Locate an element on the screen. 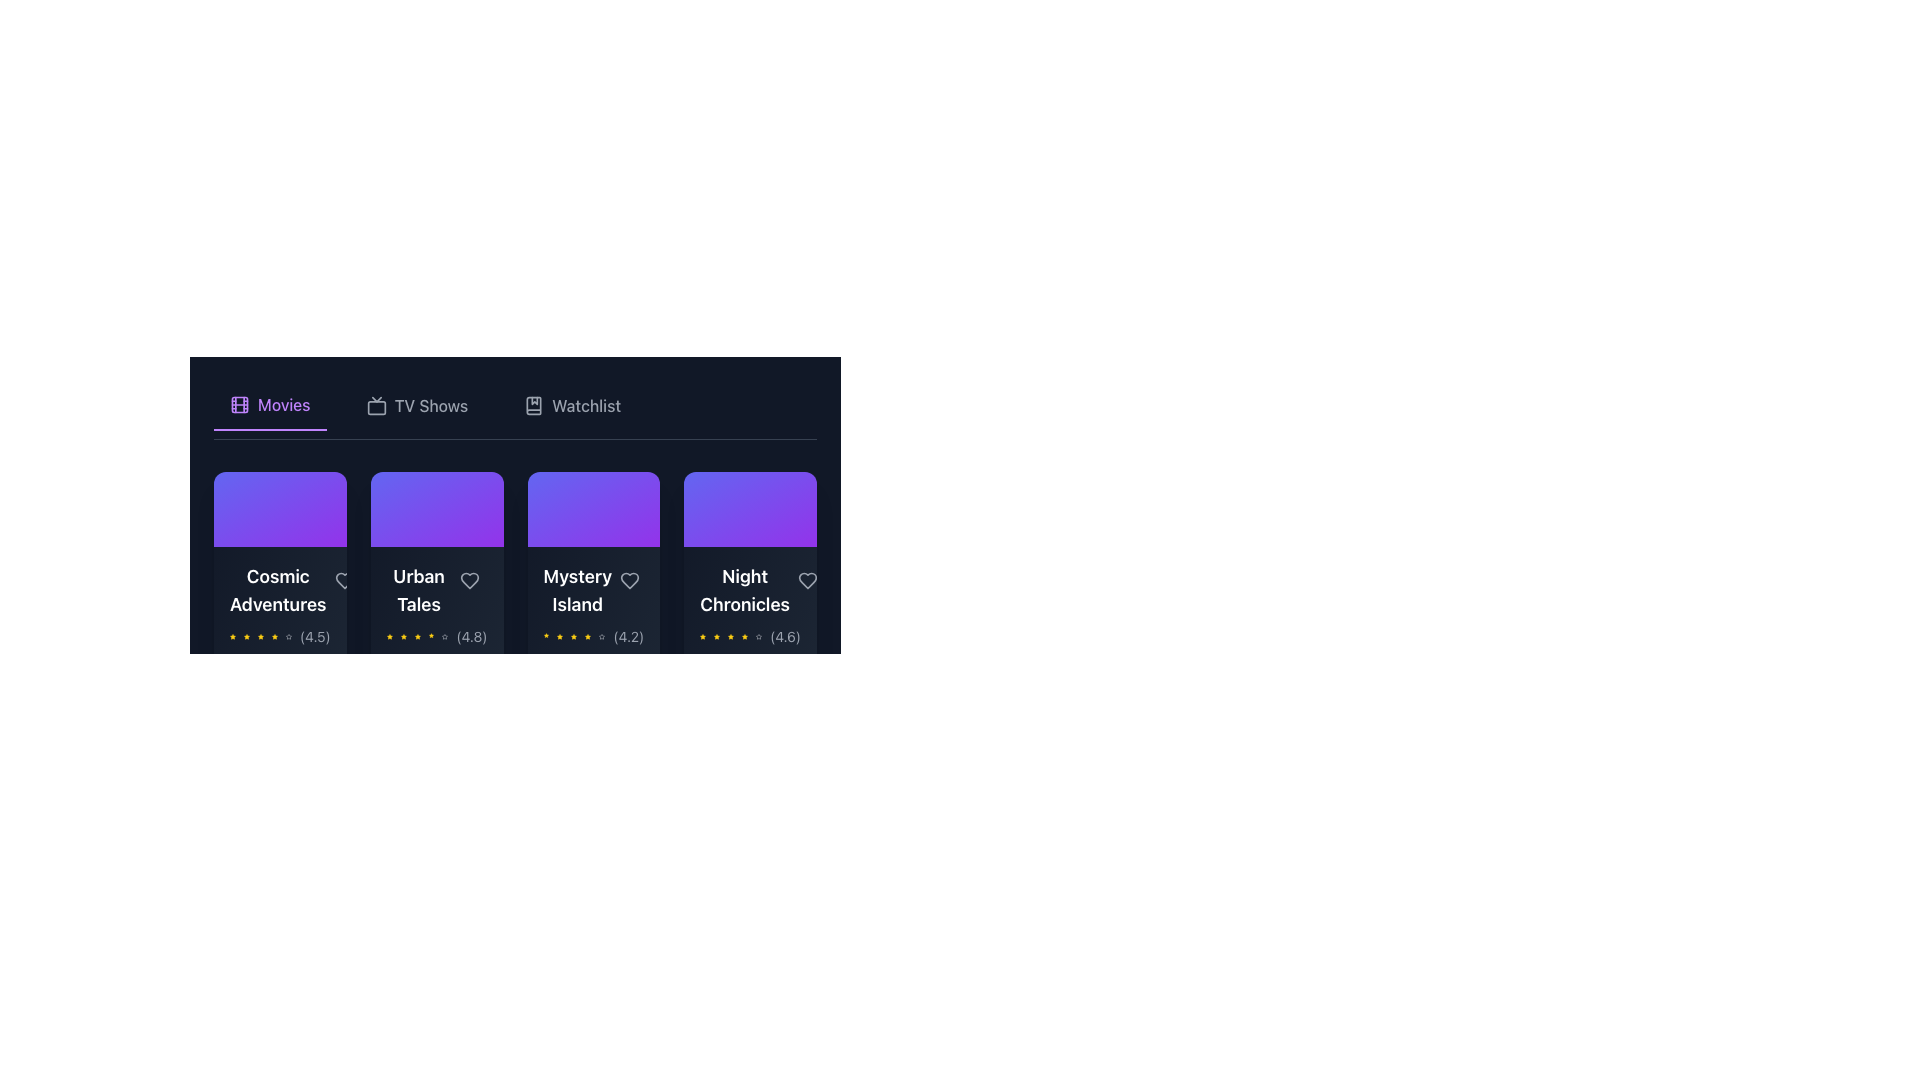 Image resolution: width=1920 pixels, height=1080 pixels. rating value displayed as '(4.6)' in gray font on the bottom-right area of the 'Night Chronicles' card, next to the yellow stars is located at coordinates (784, 636).